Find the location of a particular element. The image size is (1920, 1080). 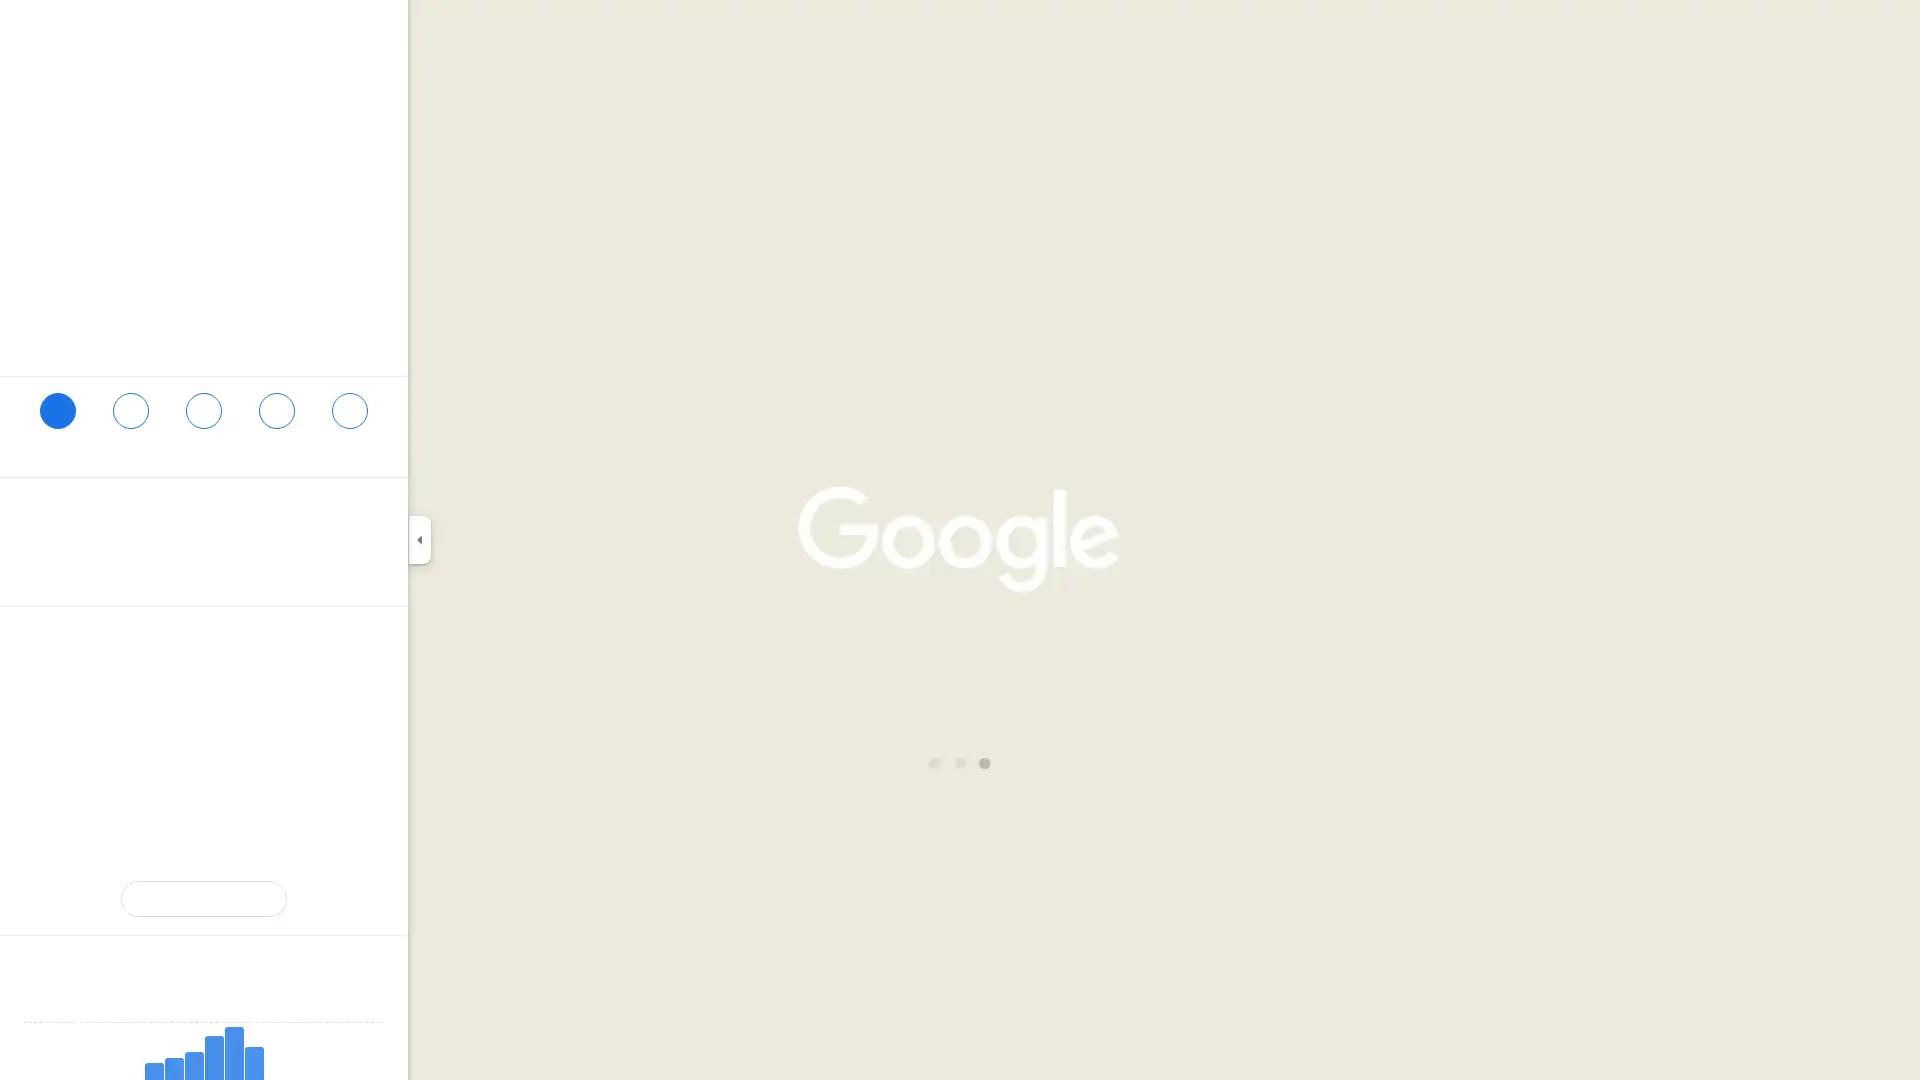

Send Every Thing Goes Book Cafe and Neighborhood Stage to your phone is located at coordinates (275, 426).